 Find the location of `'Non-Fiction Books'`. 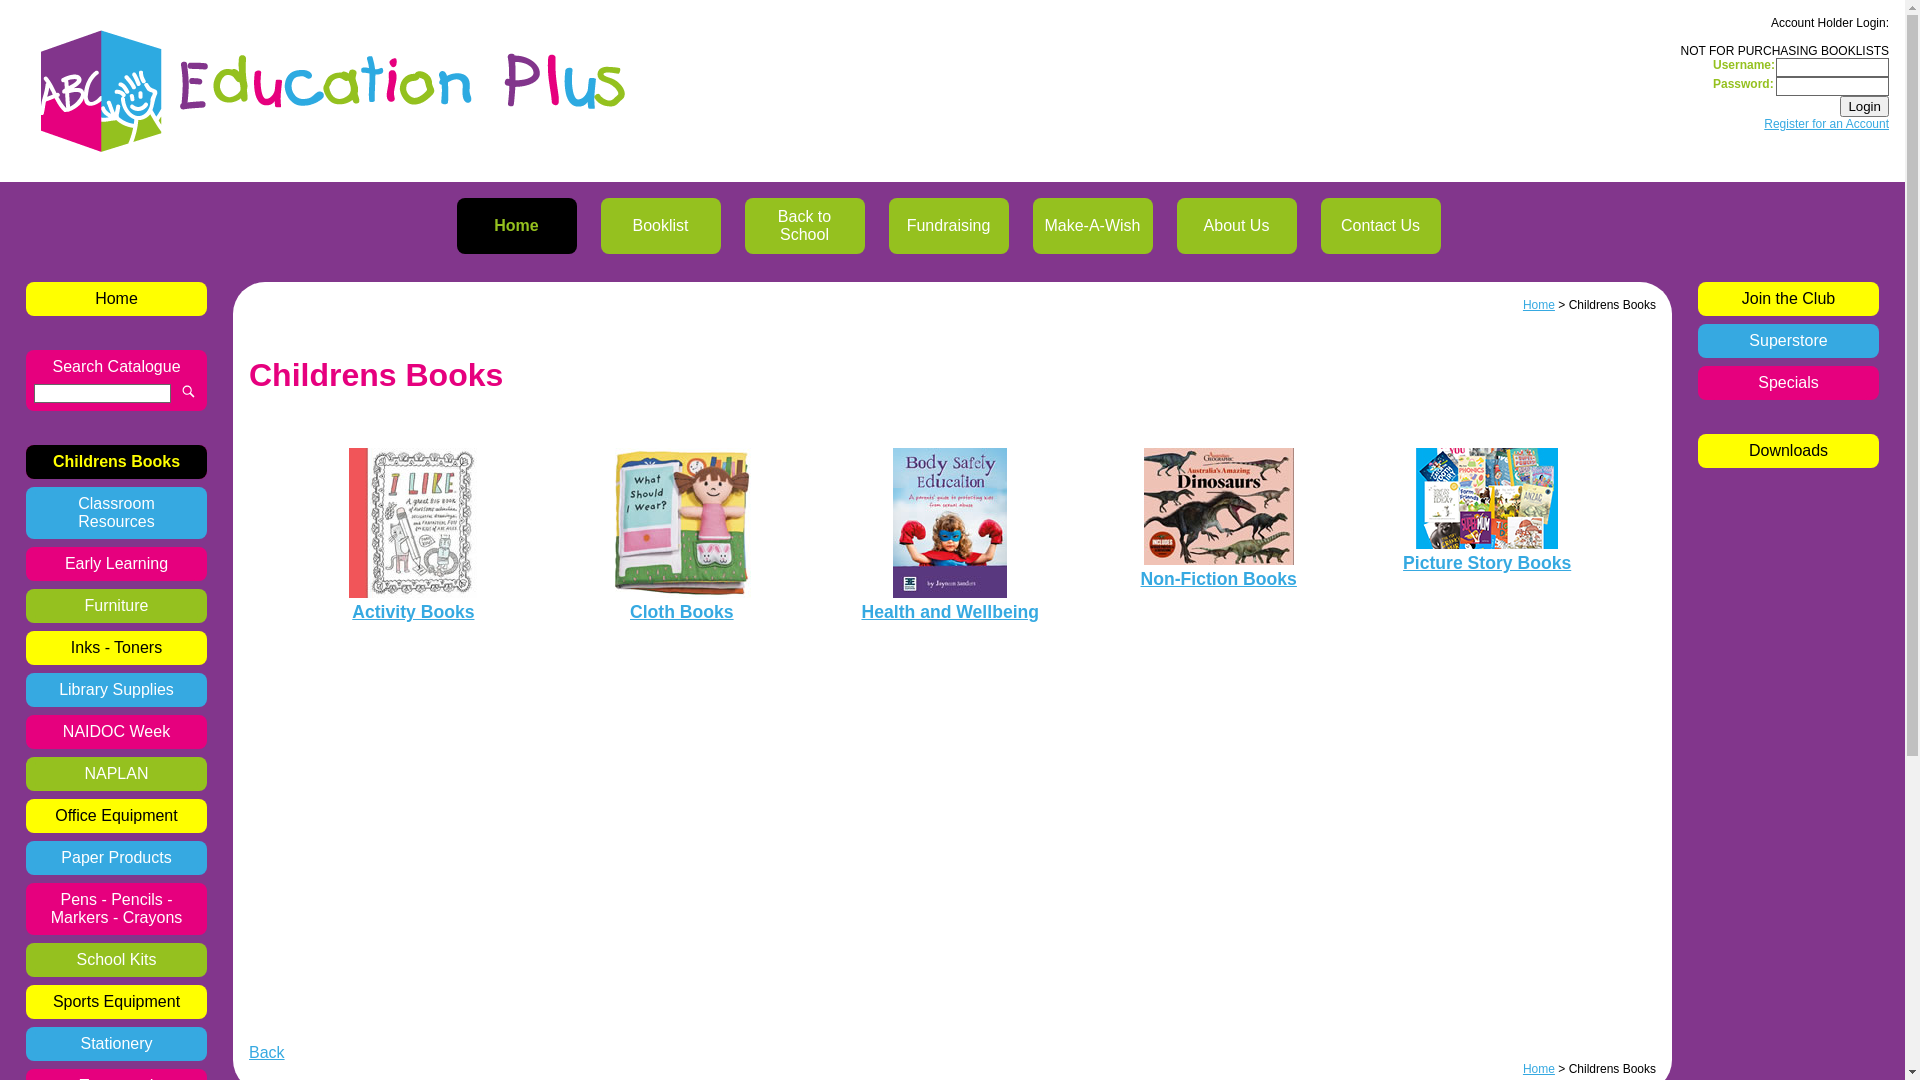

'Non-Fiction Books' is located at coordinates (1218, 578).